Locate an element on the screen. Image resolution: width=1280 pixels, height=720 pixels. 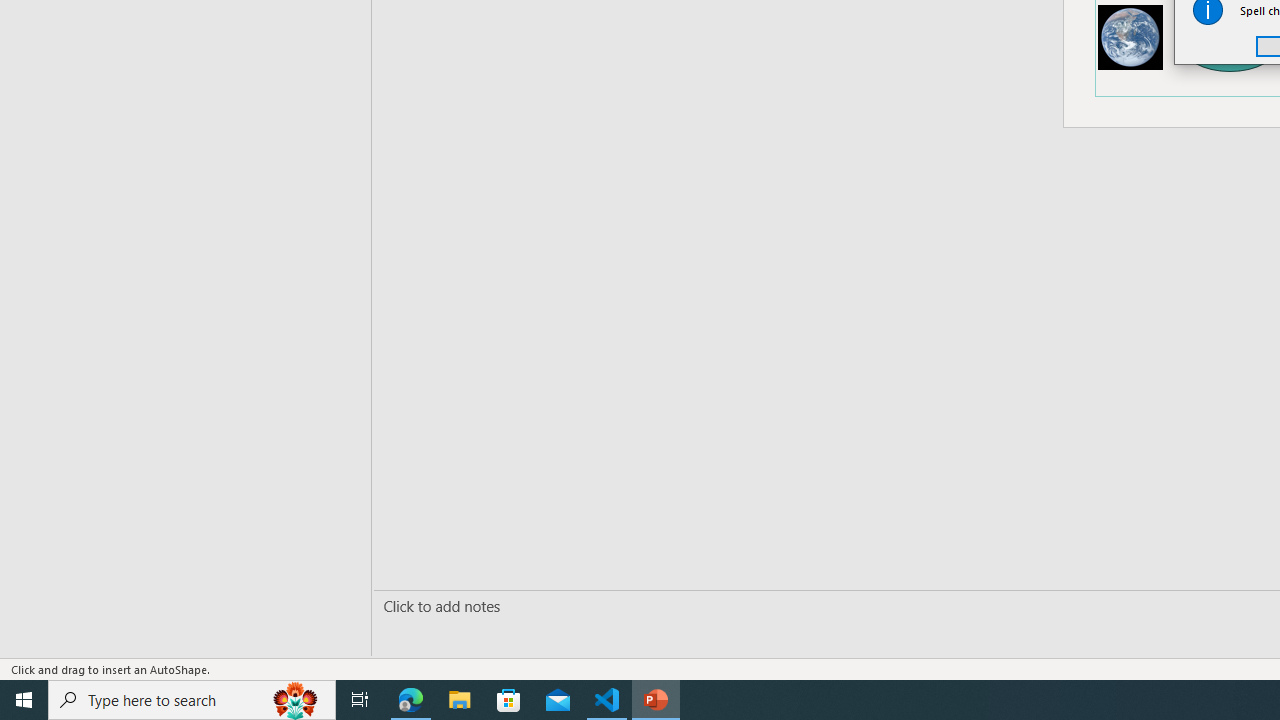
'File Explorer' is located at coordinates (459, 698).